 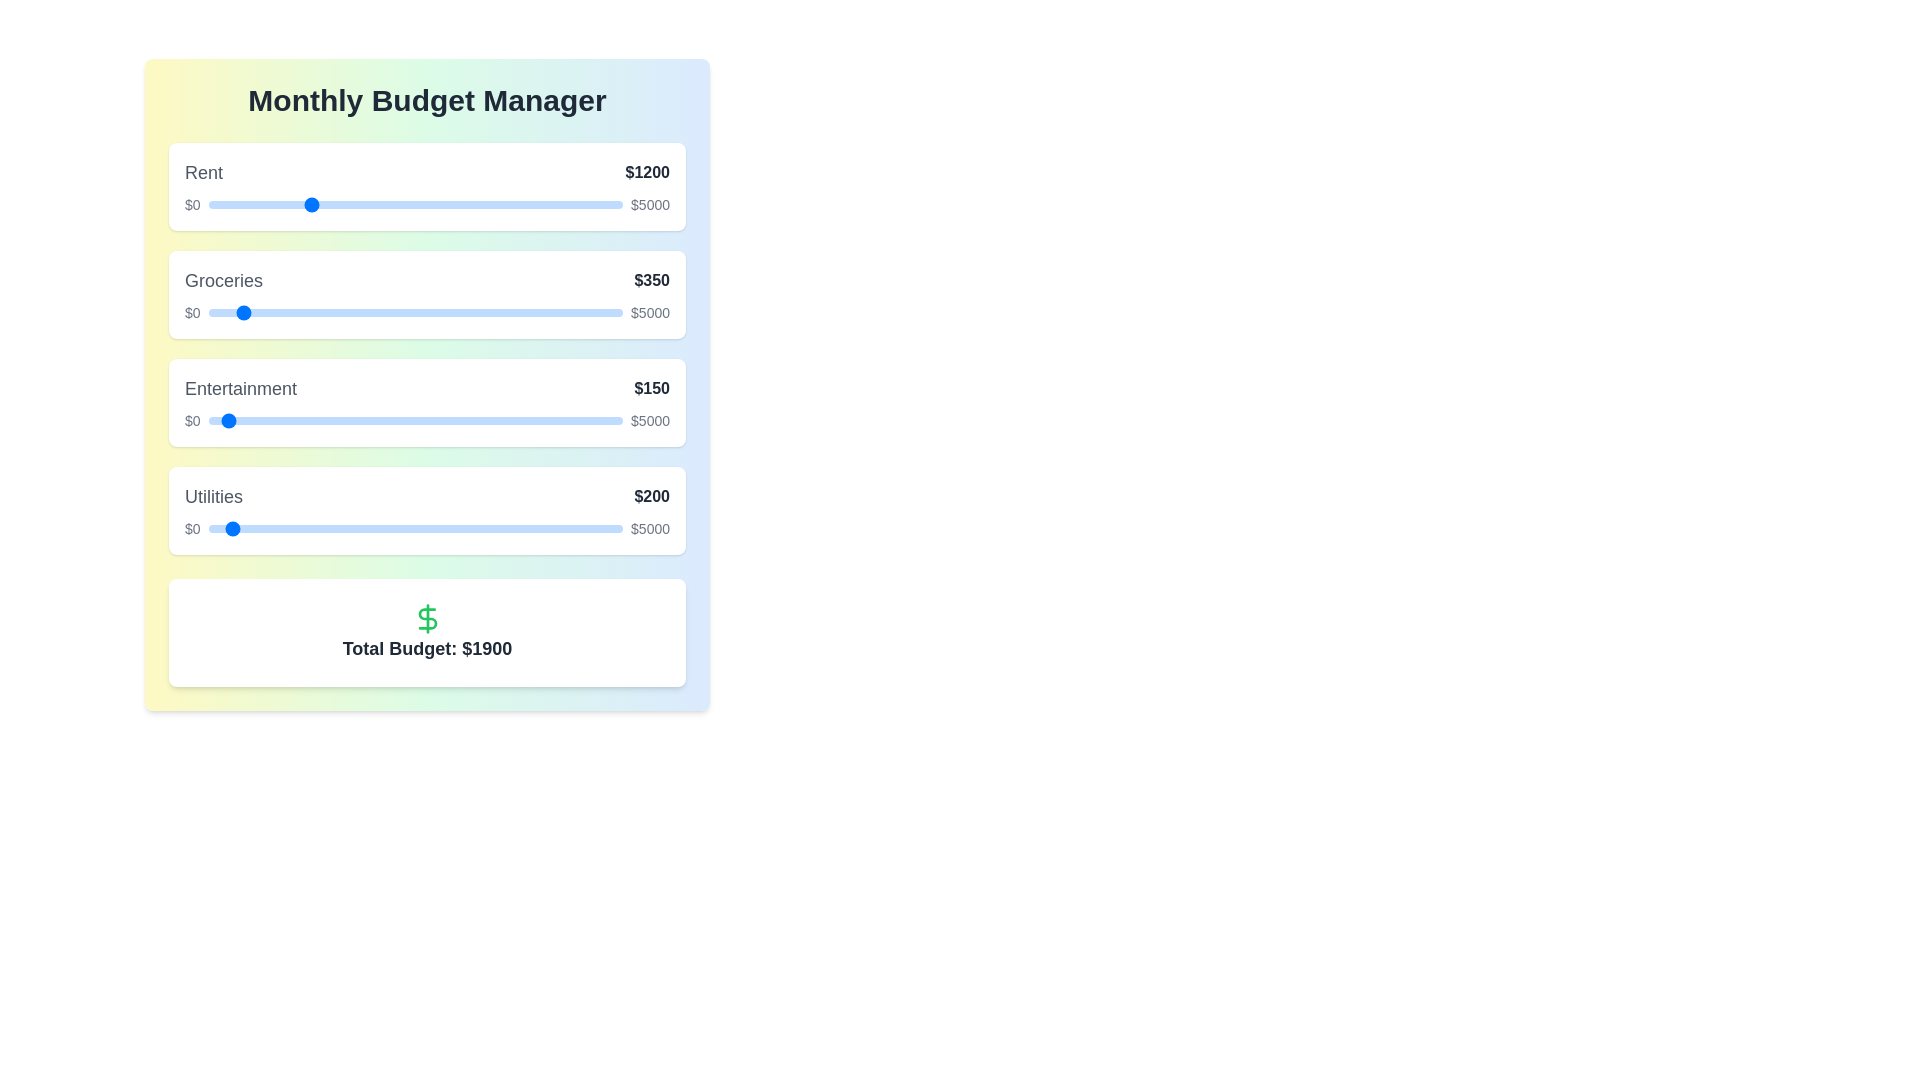 What do you see at coordinates (522, 419) in the screenshot?
I see `the entertainment budget slider` at bounding box center [522, 419].